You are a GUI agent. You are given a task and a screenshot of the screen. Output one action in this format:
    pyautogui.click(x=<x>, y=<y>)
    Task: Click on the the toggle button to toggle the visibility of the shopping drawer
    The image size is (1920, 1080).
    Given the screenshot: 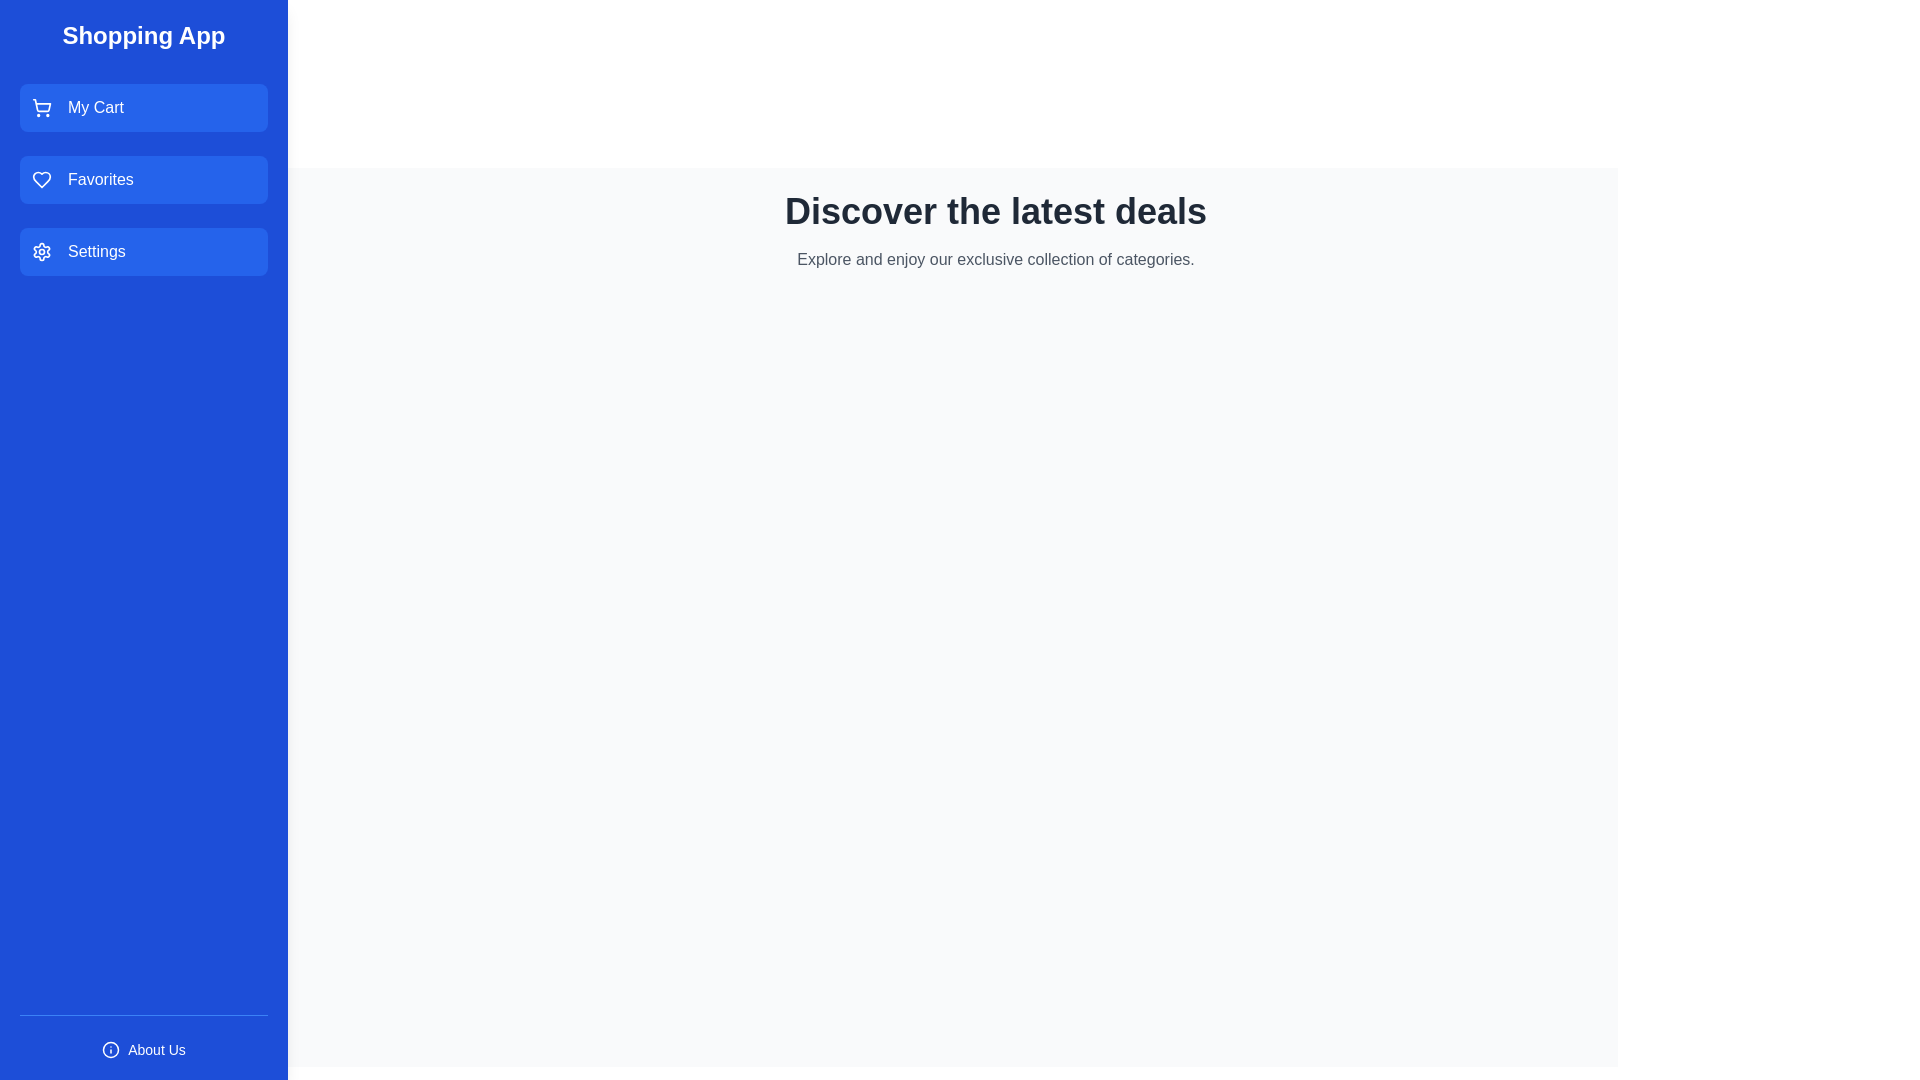 What is the action you would take?
    pyautogui.click(x=120, y=212)
    